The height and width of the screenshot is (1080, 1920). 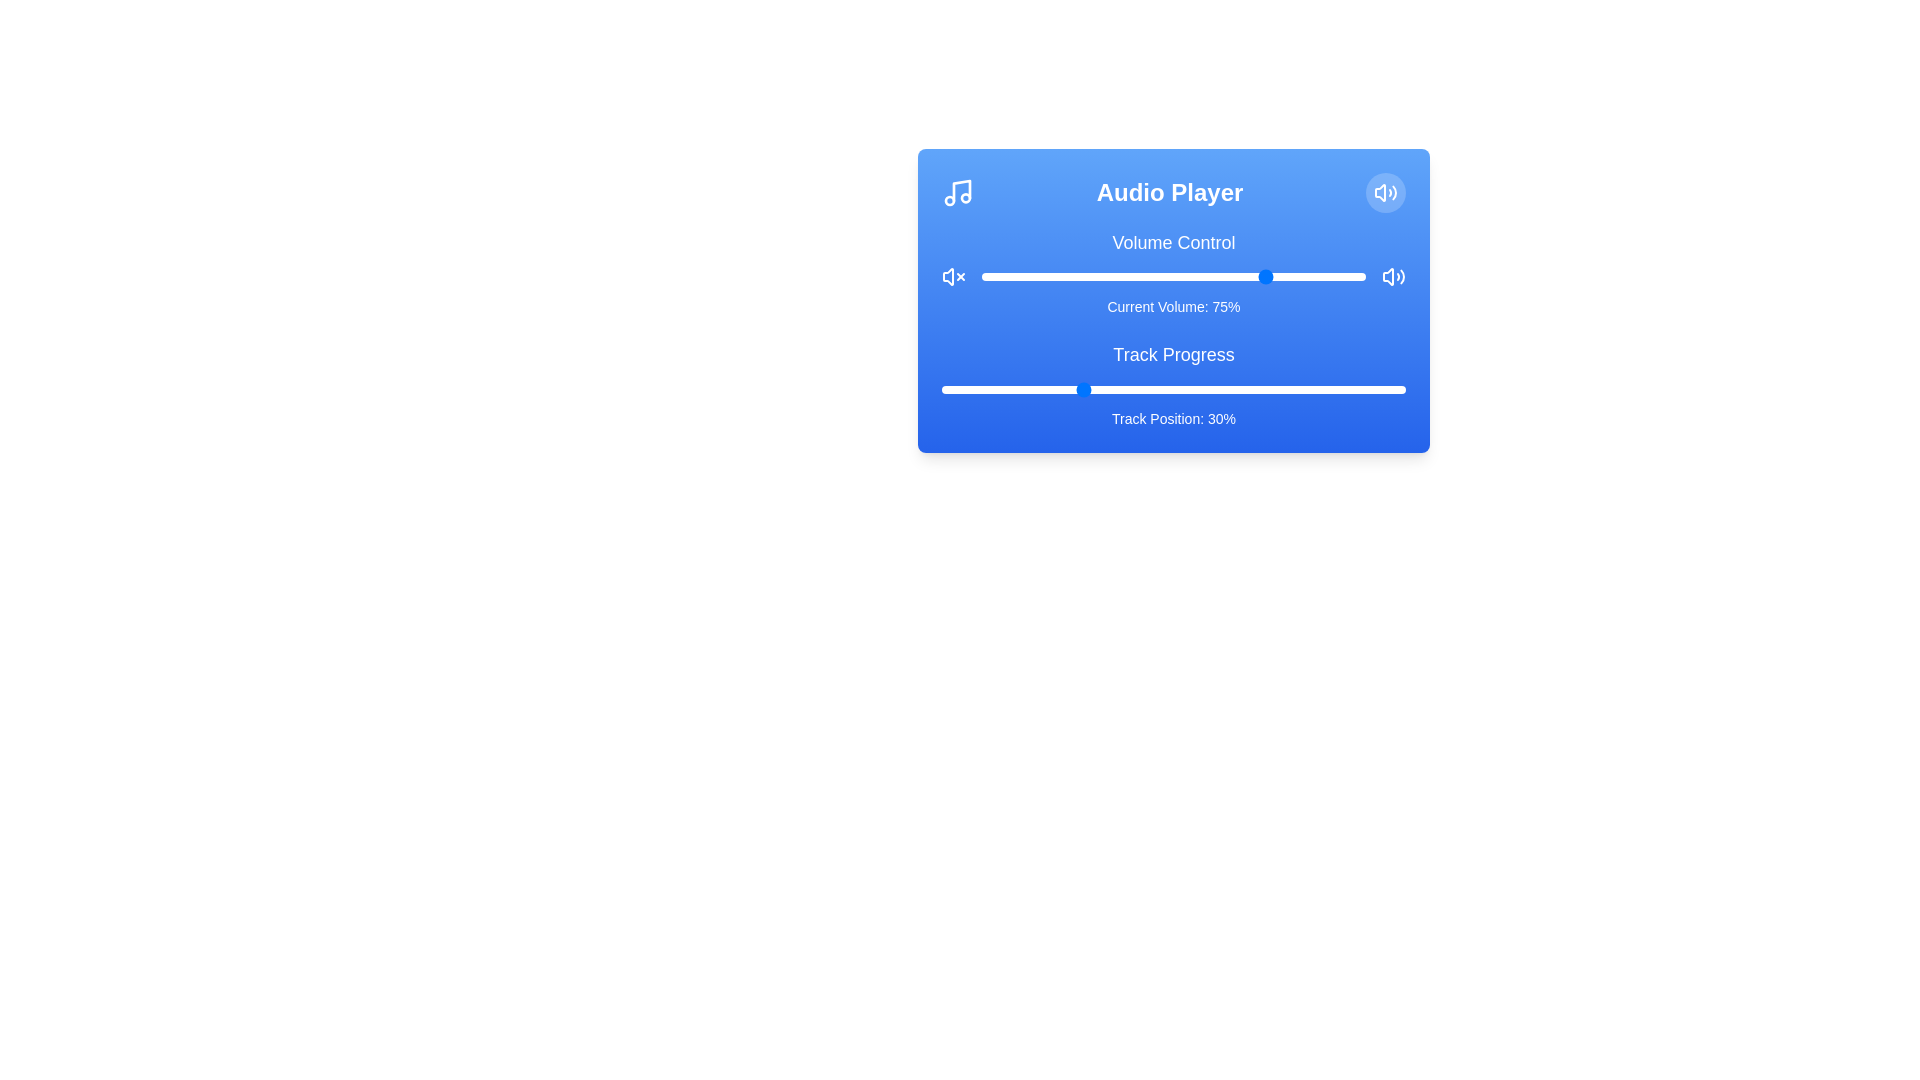 I want to click on the outermost arc of the volume icon in the top-right corner of the audio player interface, so click(x=1393, y=192).